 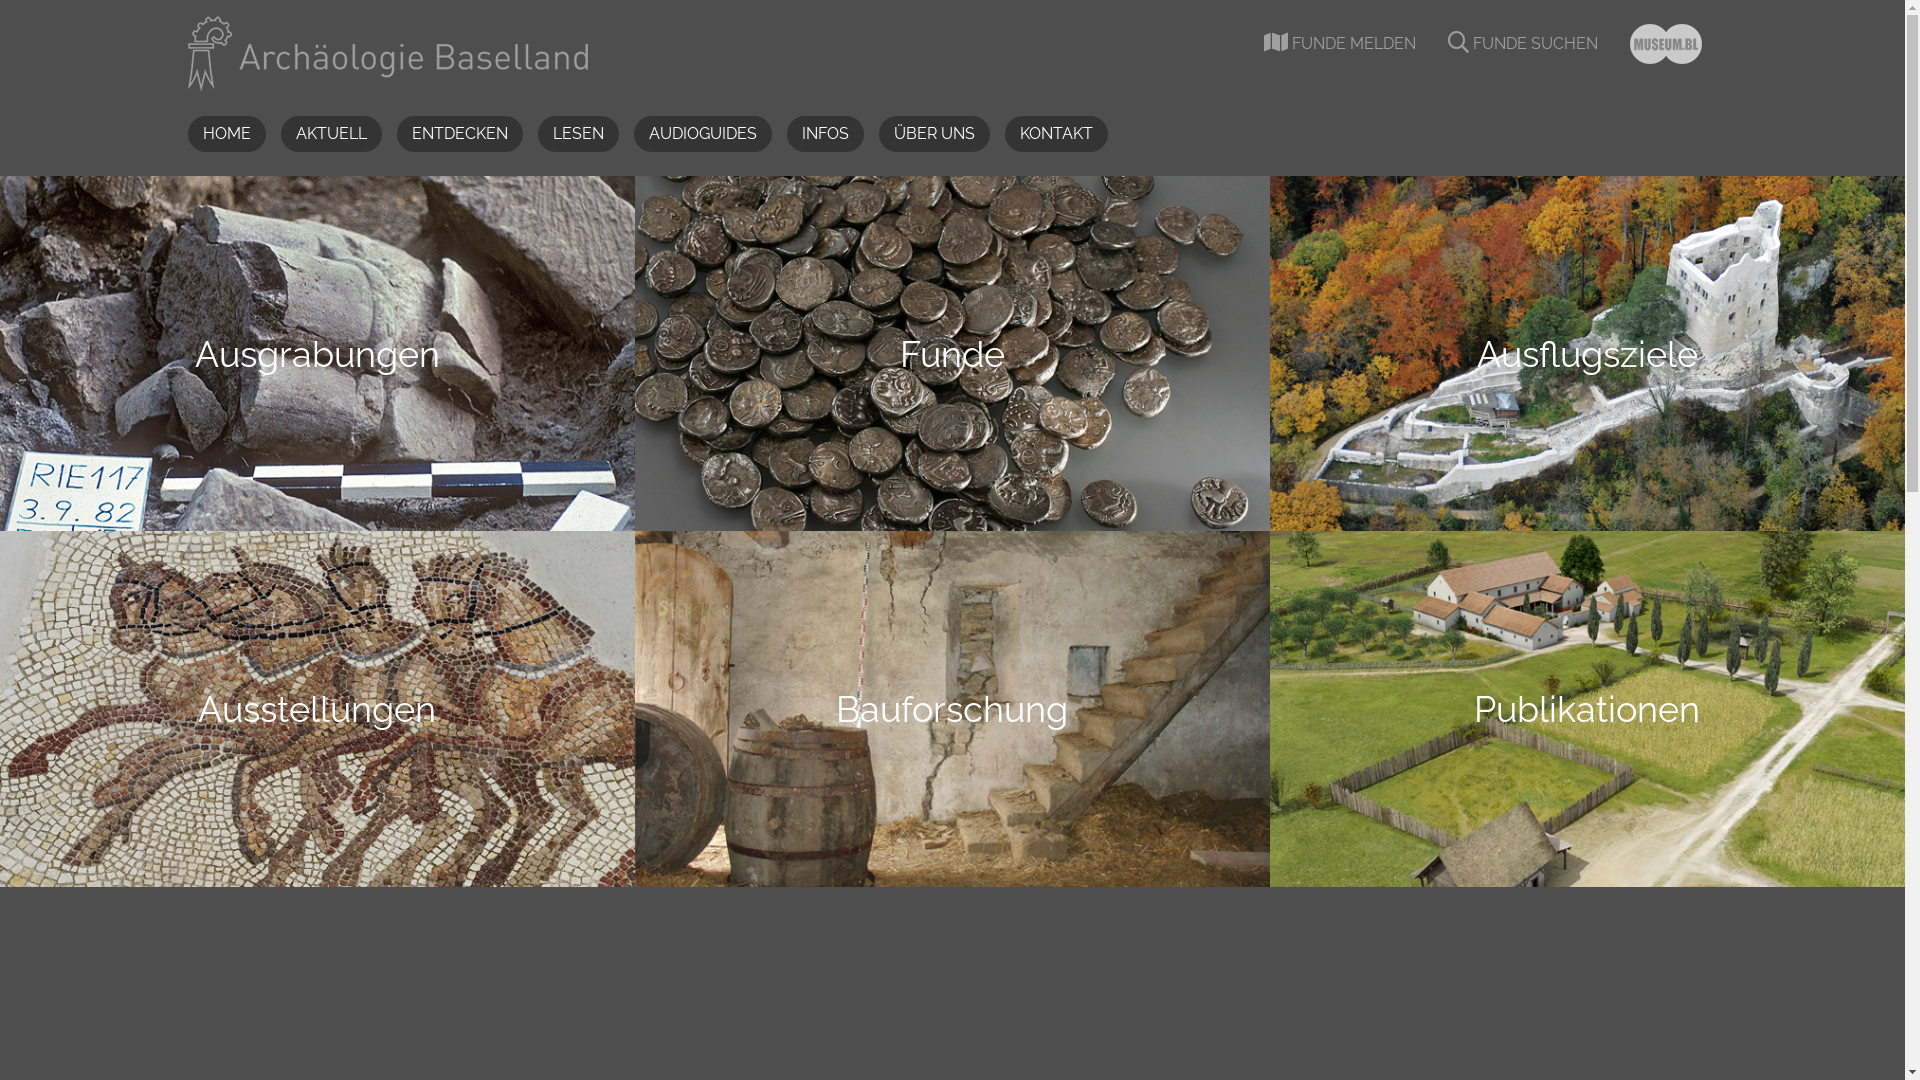 I want to click on 'HOME', so click(x=187, y=134).